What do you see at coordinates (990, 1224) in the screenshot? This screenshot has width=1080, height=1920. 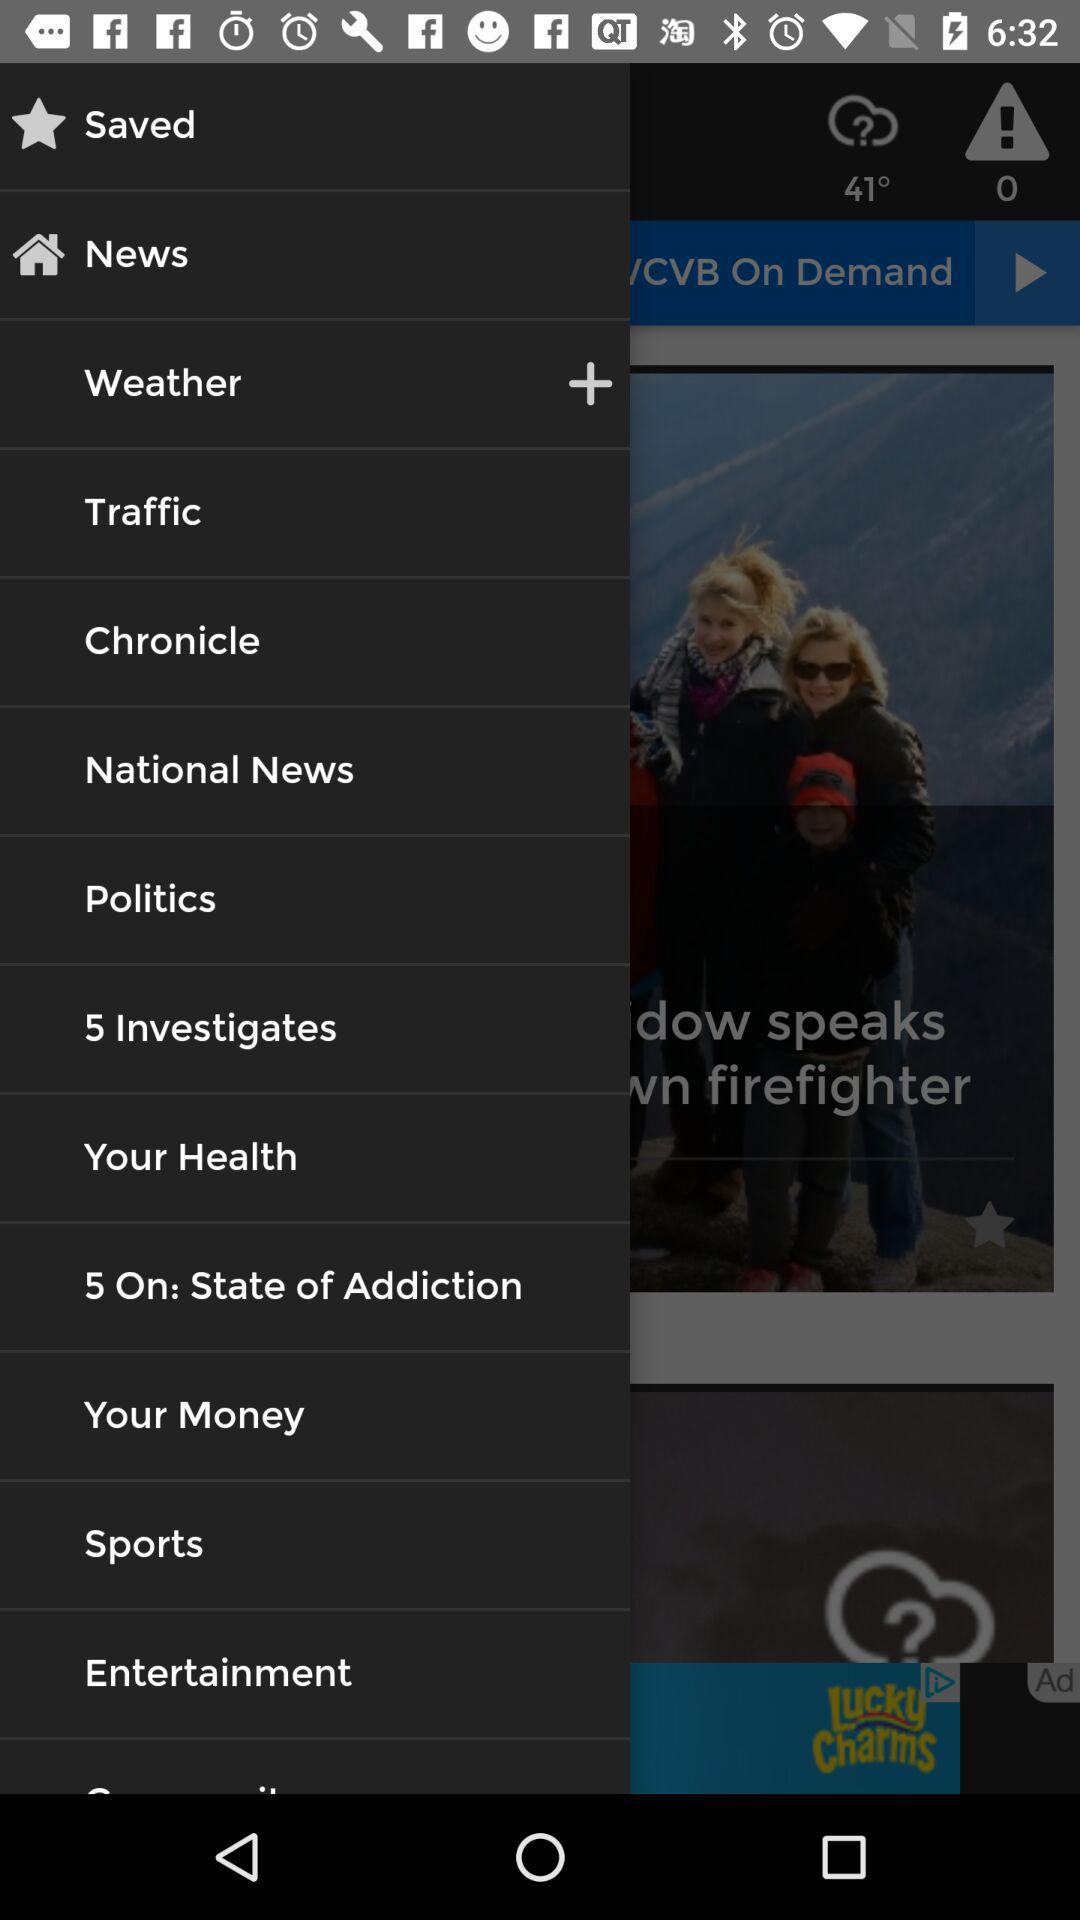 I see `the first star icon on the web page` at bounding box center [990, 1224].